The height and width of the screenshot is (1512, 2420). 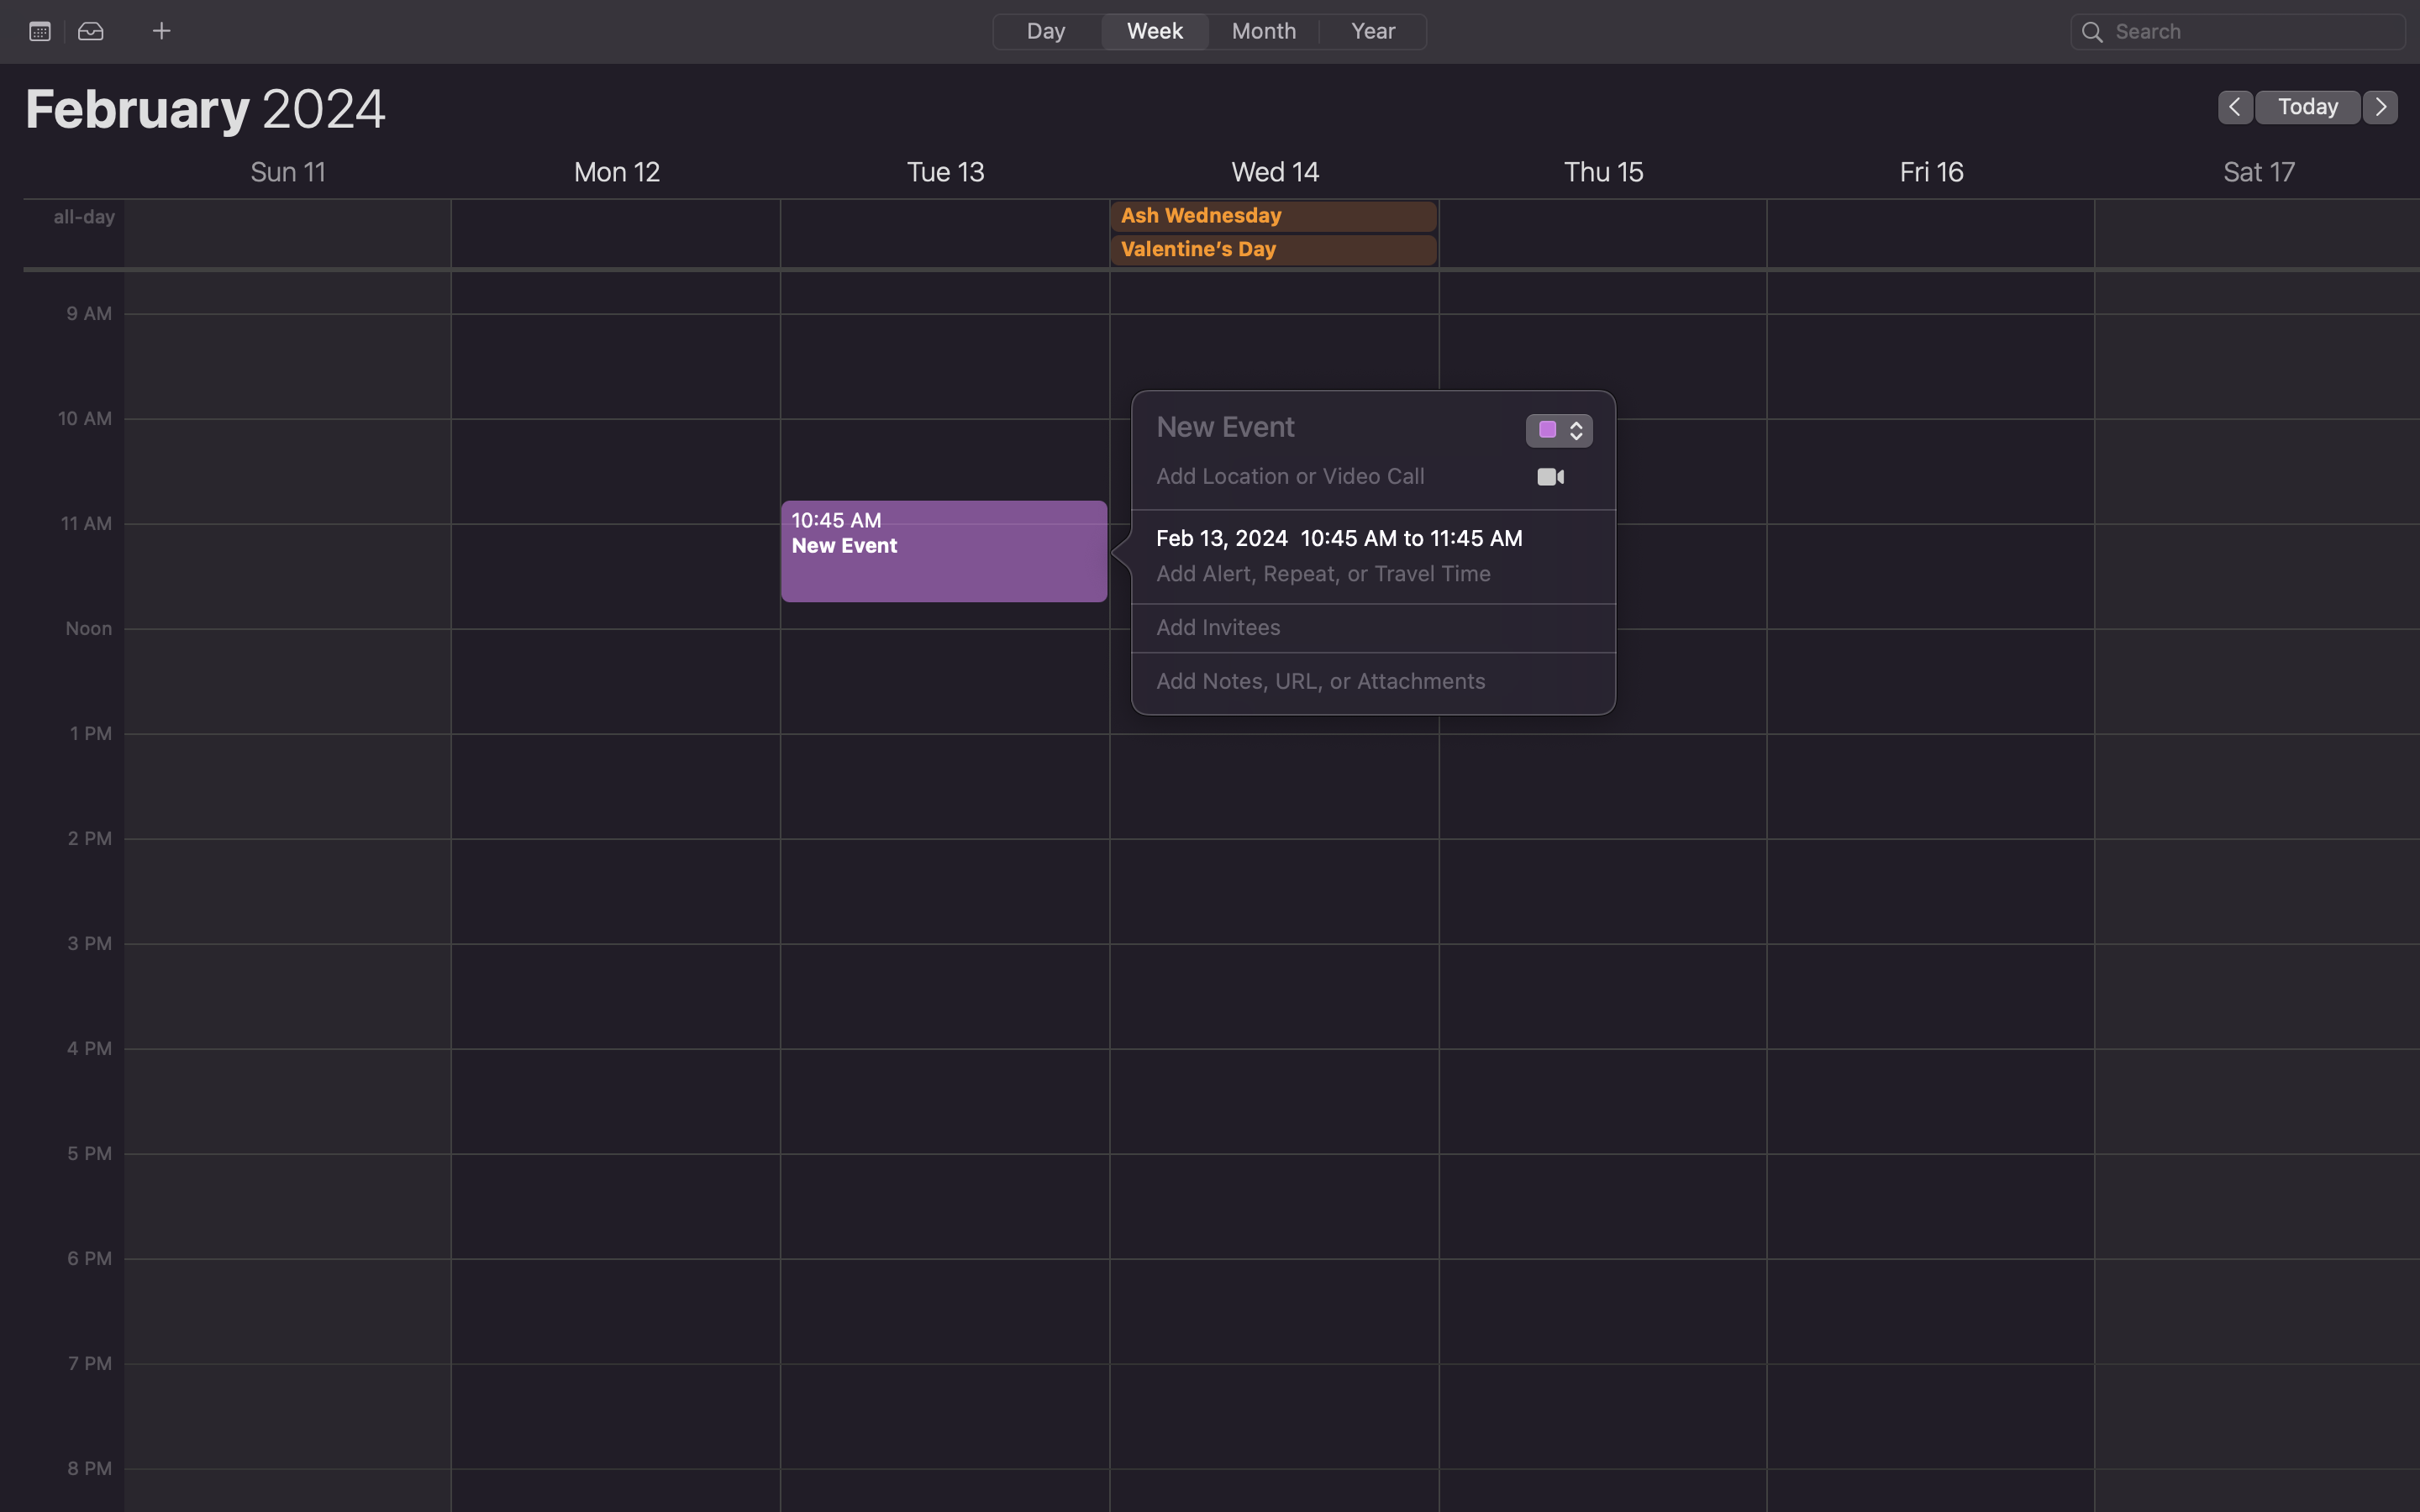 What do you see at coordinates (1545, 433) in the screenshot?
I see `Input "Birthday Party" as the event type` at bounding box center [1545, 433].